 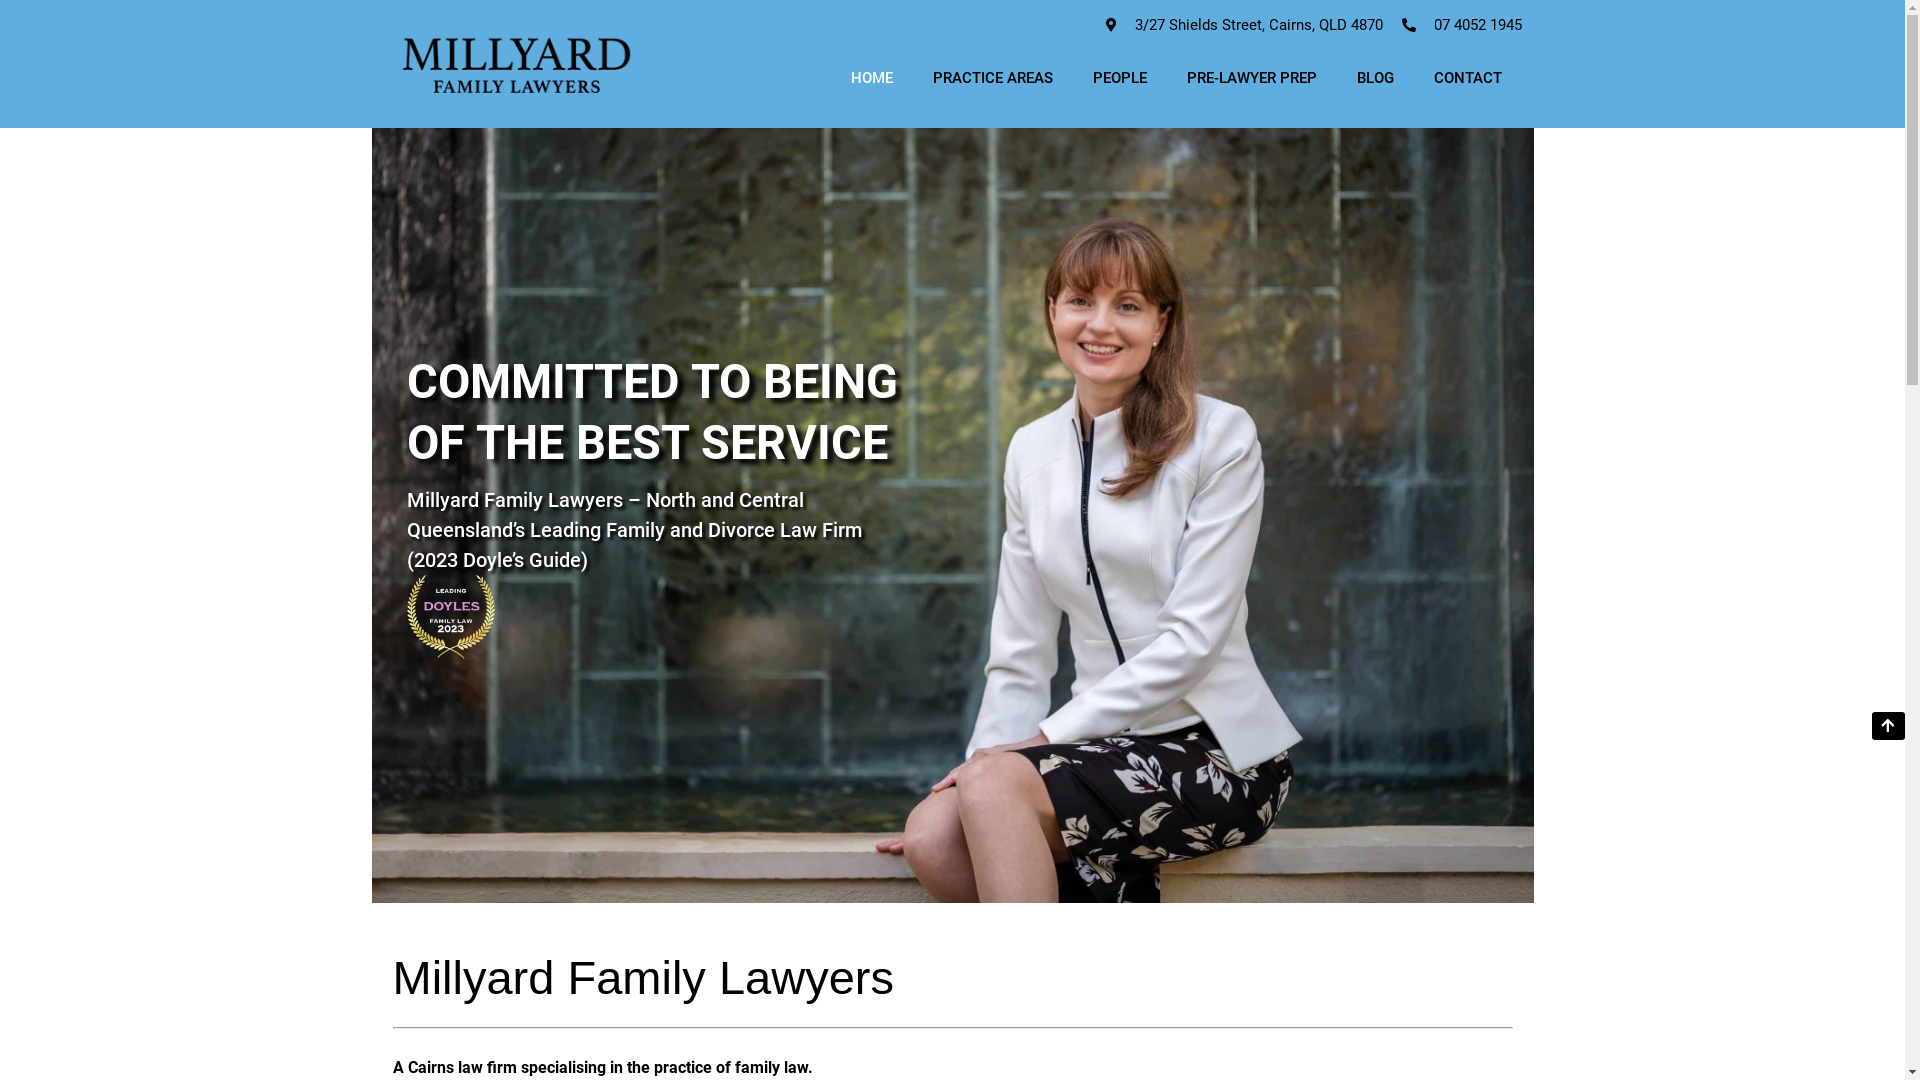 I want to click on 'CONTACT', so click(x=1468, y=76).